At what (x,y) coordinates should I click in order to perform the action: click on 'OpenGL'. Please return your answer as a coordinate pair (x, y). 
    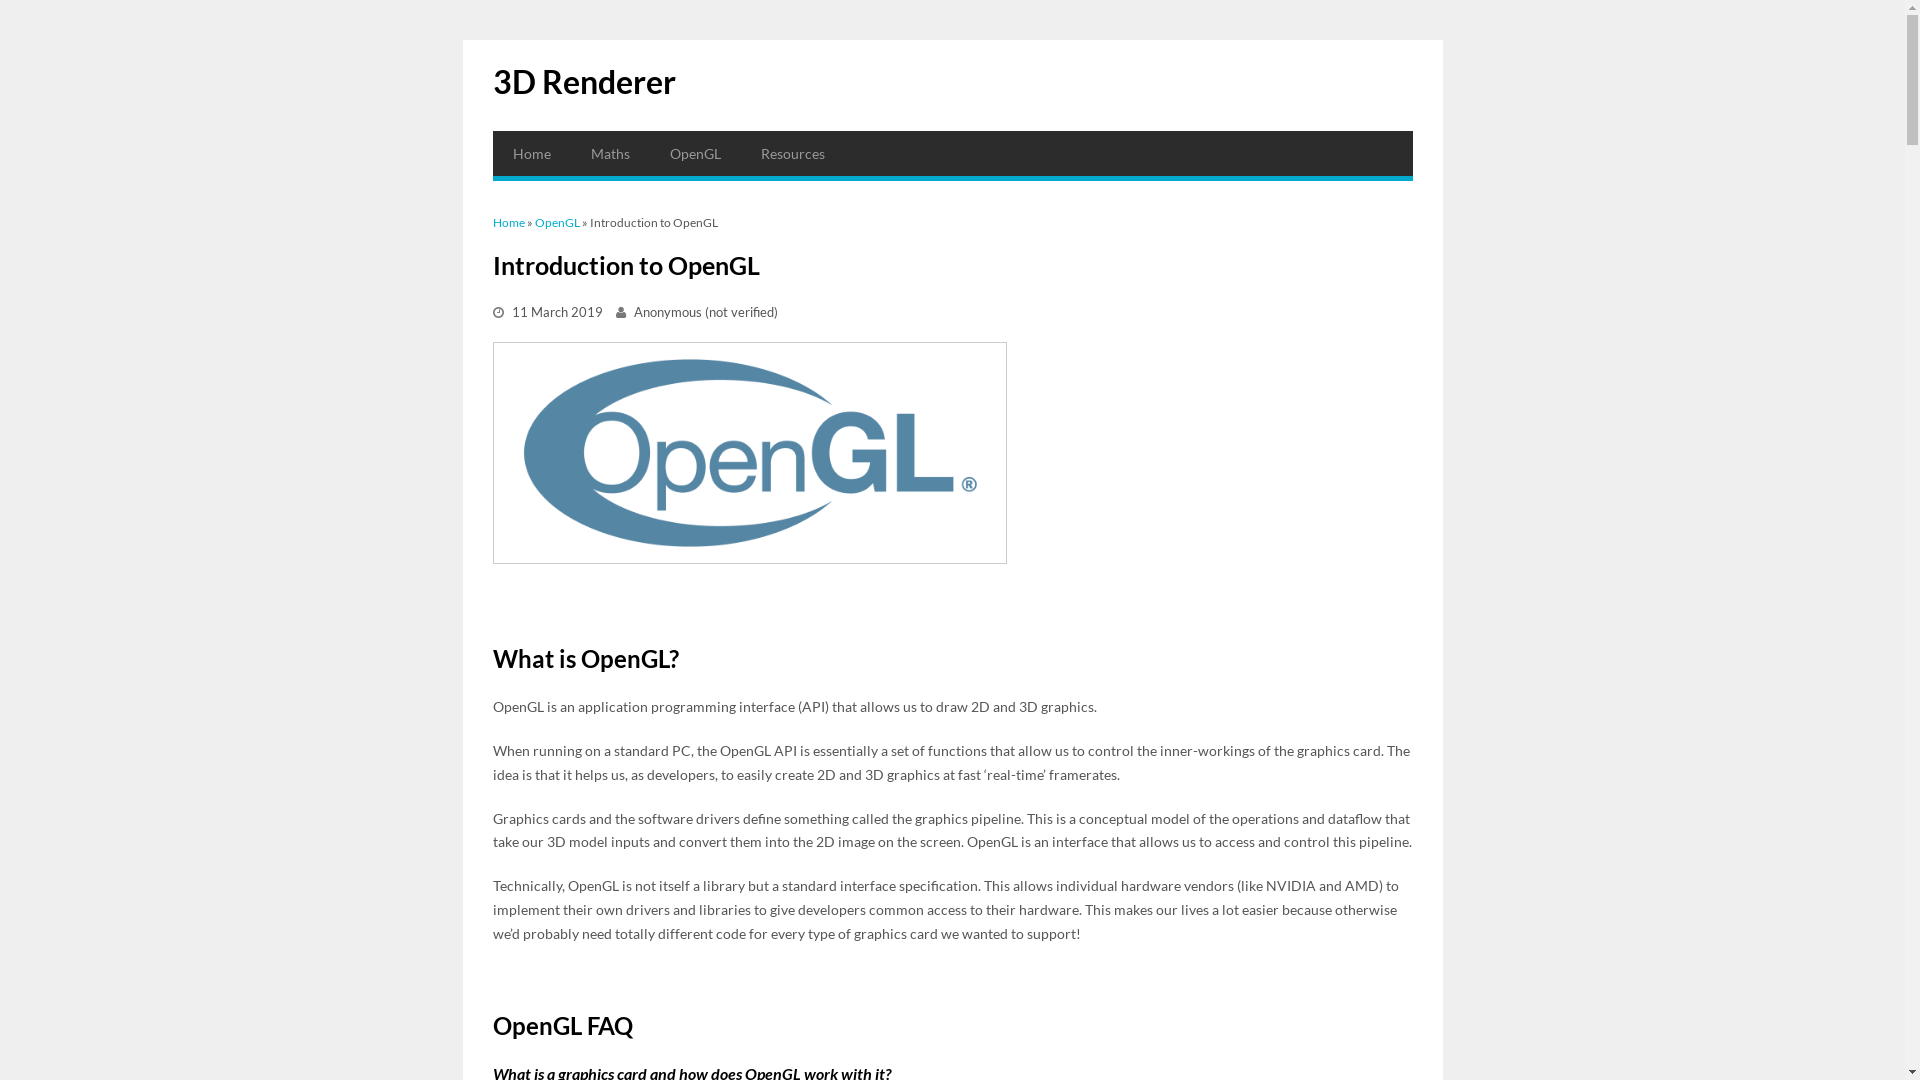
    Looking at the image, I should click on (533, 222).